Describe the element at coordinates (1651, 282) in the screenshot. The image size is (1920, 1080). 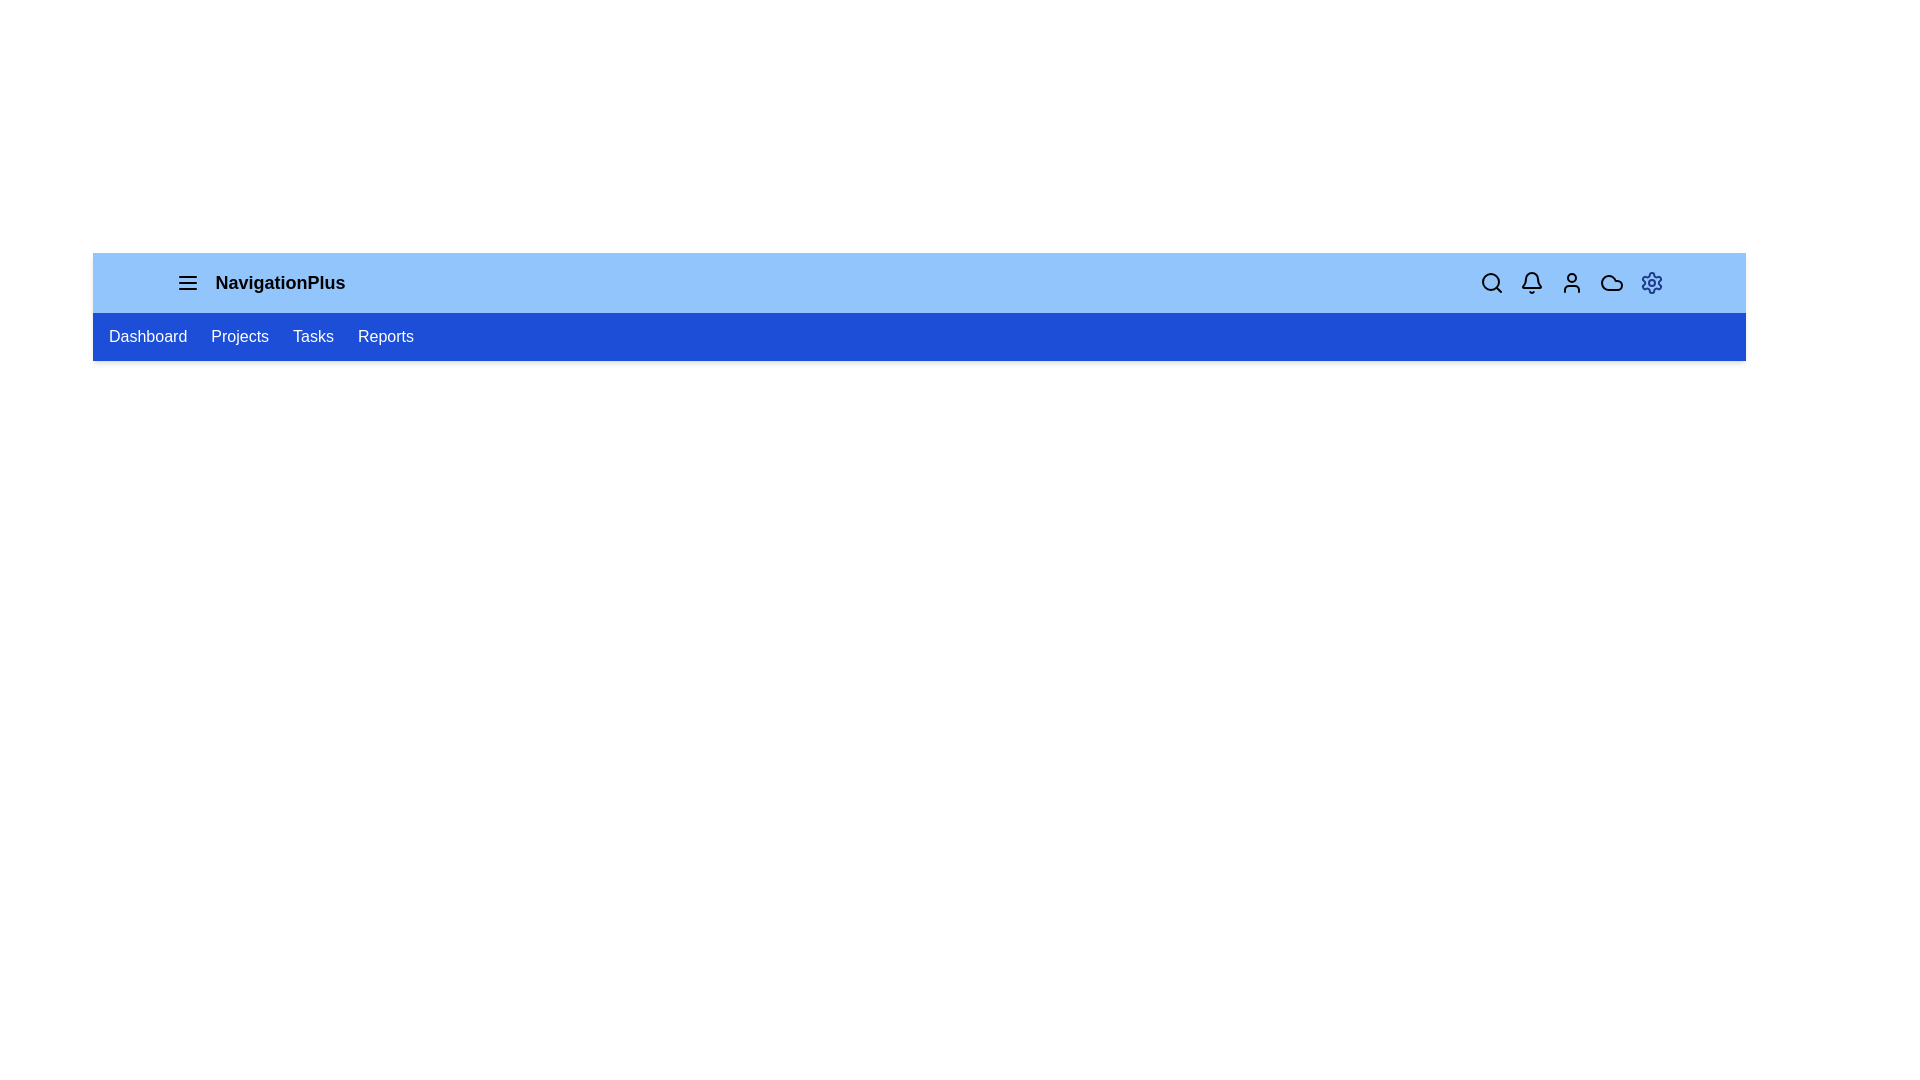
I see `the theme toggle button to switch between light and dark themes` at that location.